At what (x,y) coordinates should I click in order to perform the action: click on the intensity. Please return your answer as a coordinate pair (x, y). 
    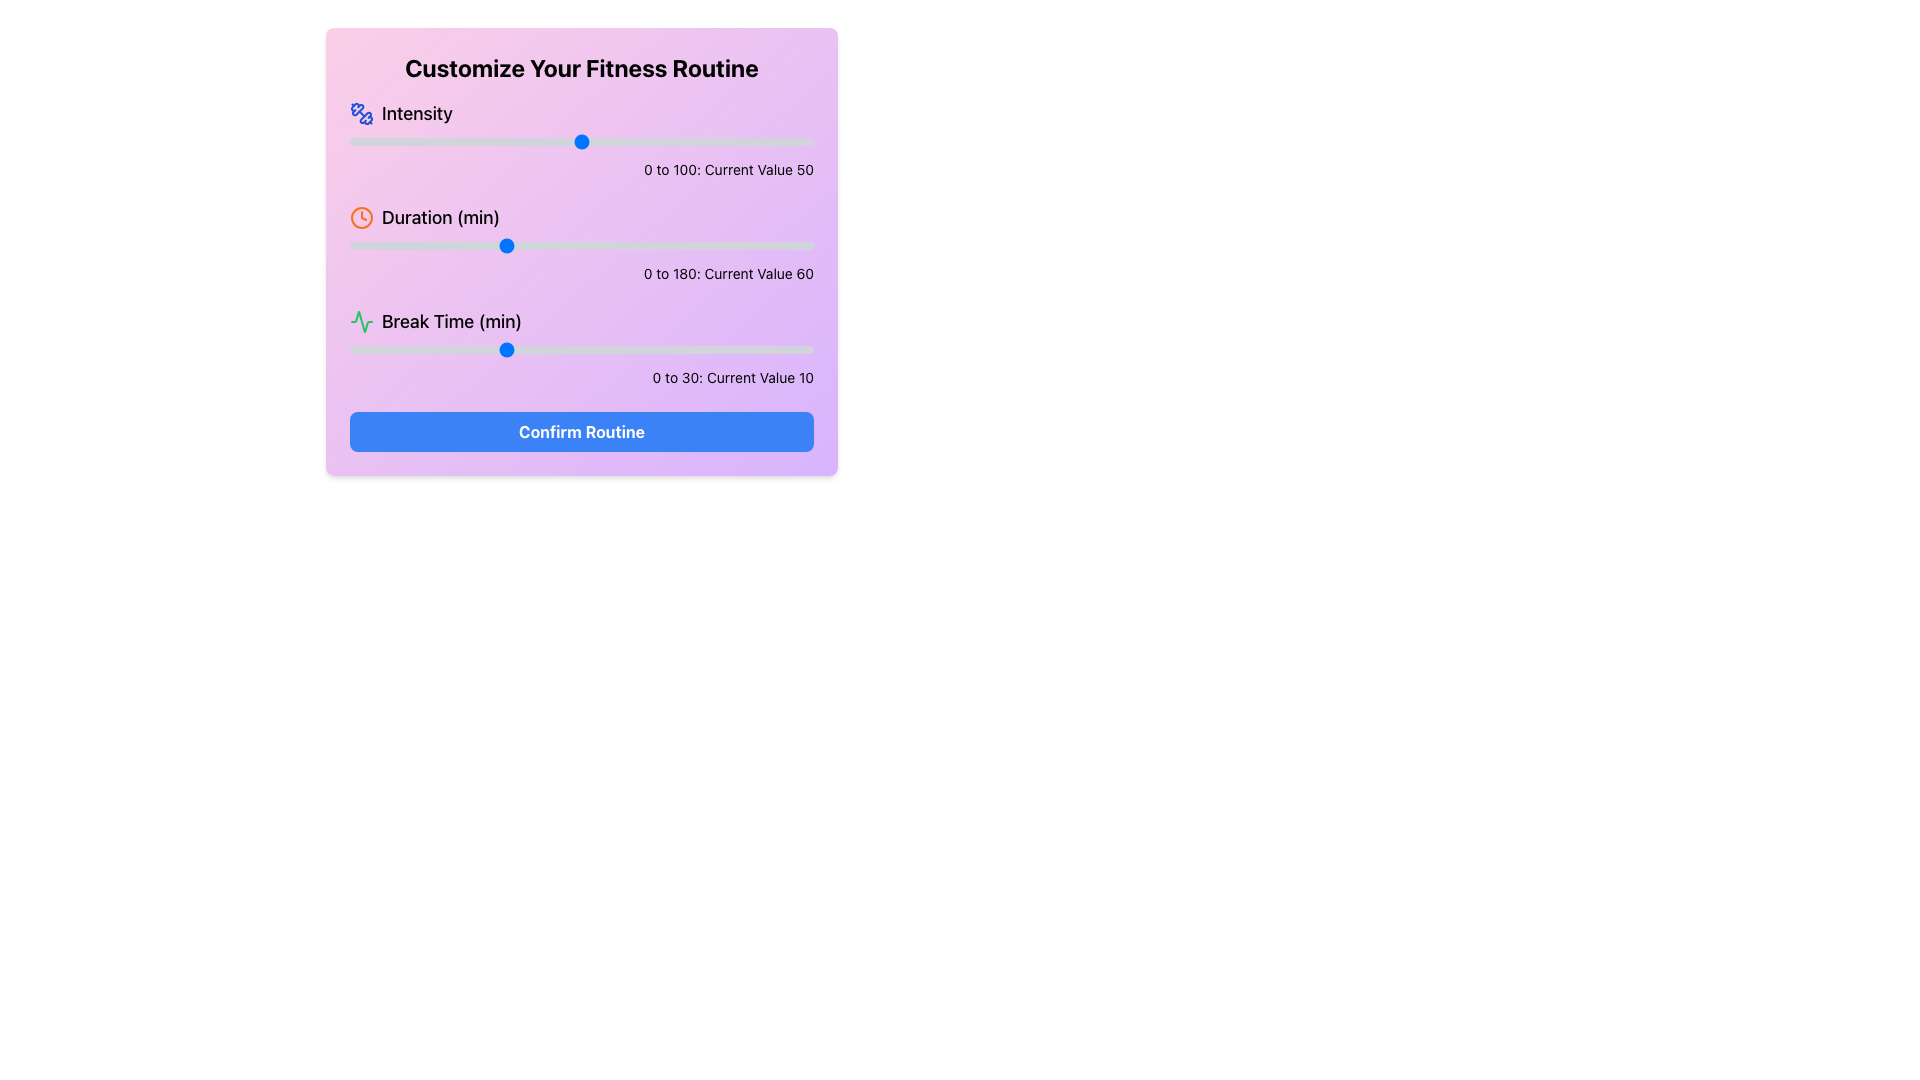
    Looking at the image, I should click on (716, 141).